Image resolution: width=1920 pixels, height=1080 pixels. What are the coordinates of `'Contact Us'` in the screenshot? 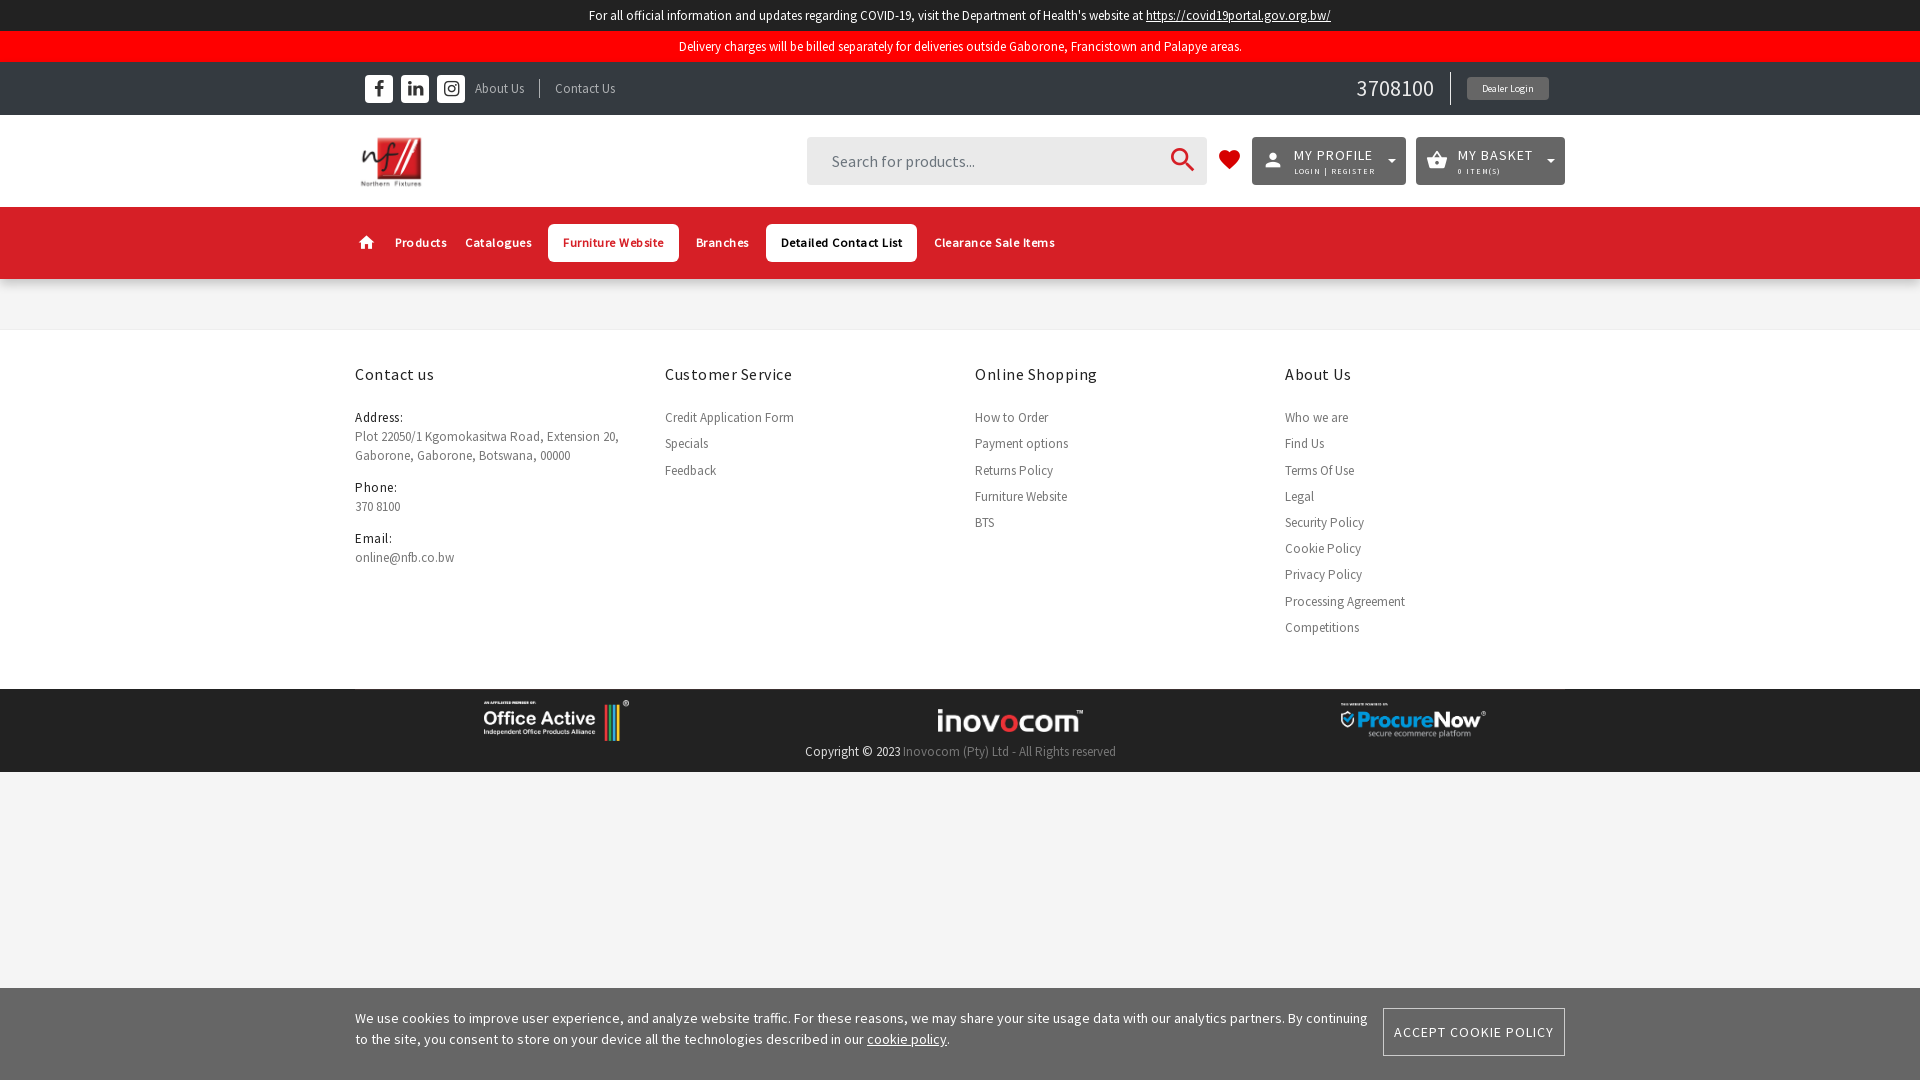 It's located at (584, 87).